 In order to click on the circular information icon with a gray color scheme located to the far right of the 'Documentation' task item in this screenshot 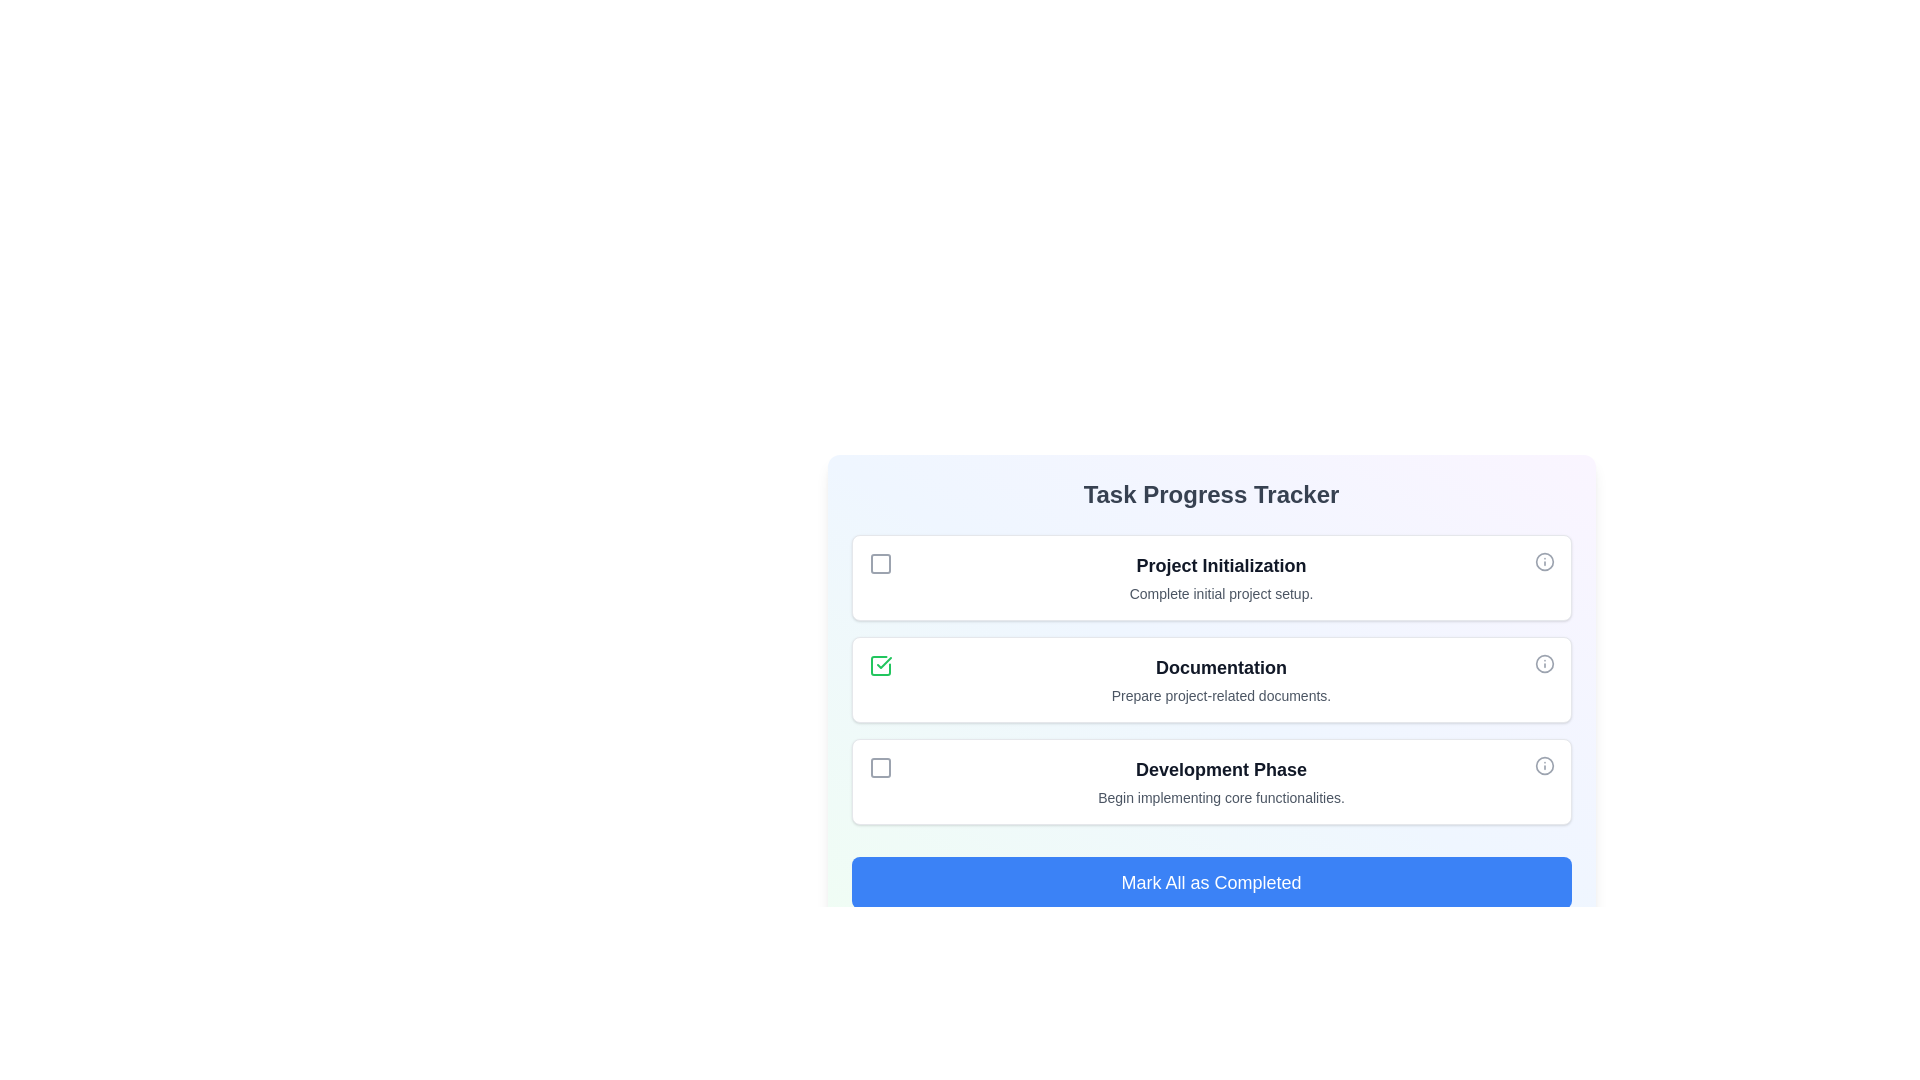, I will do `click(1543, 663)`.